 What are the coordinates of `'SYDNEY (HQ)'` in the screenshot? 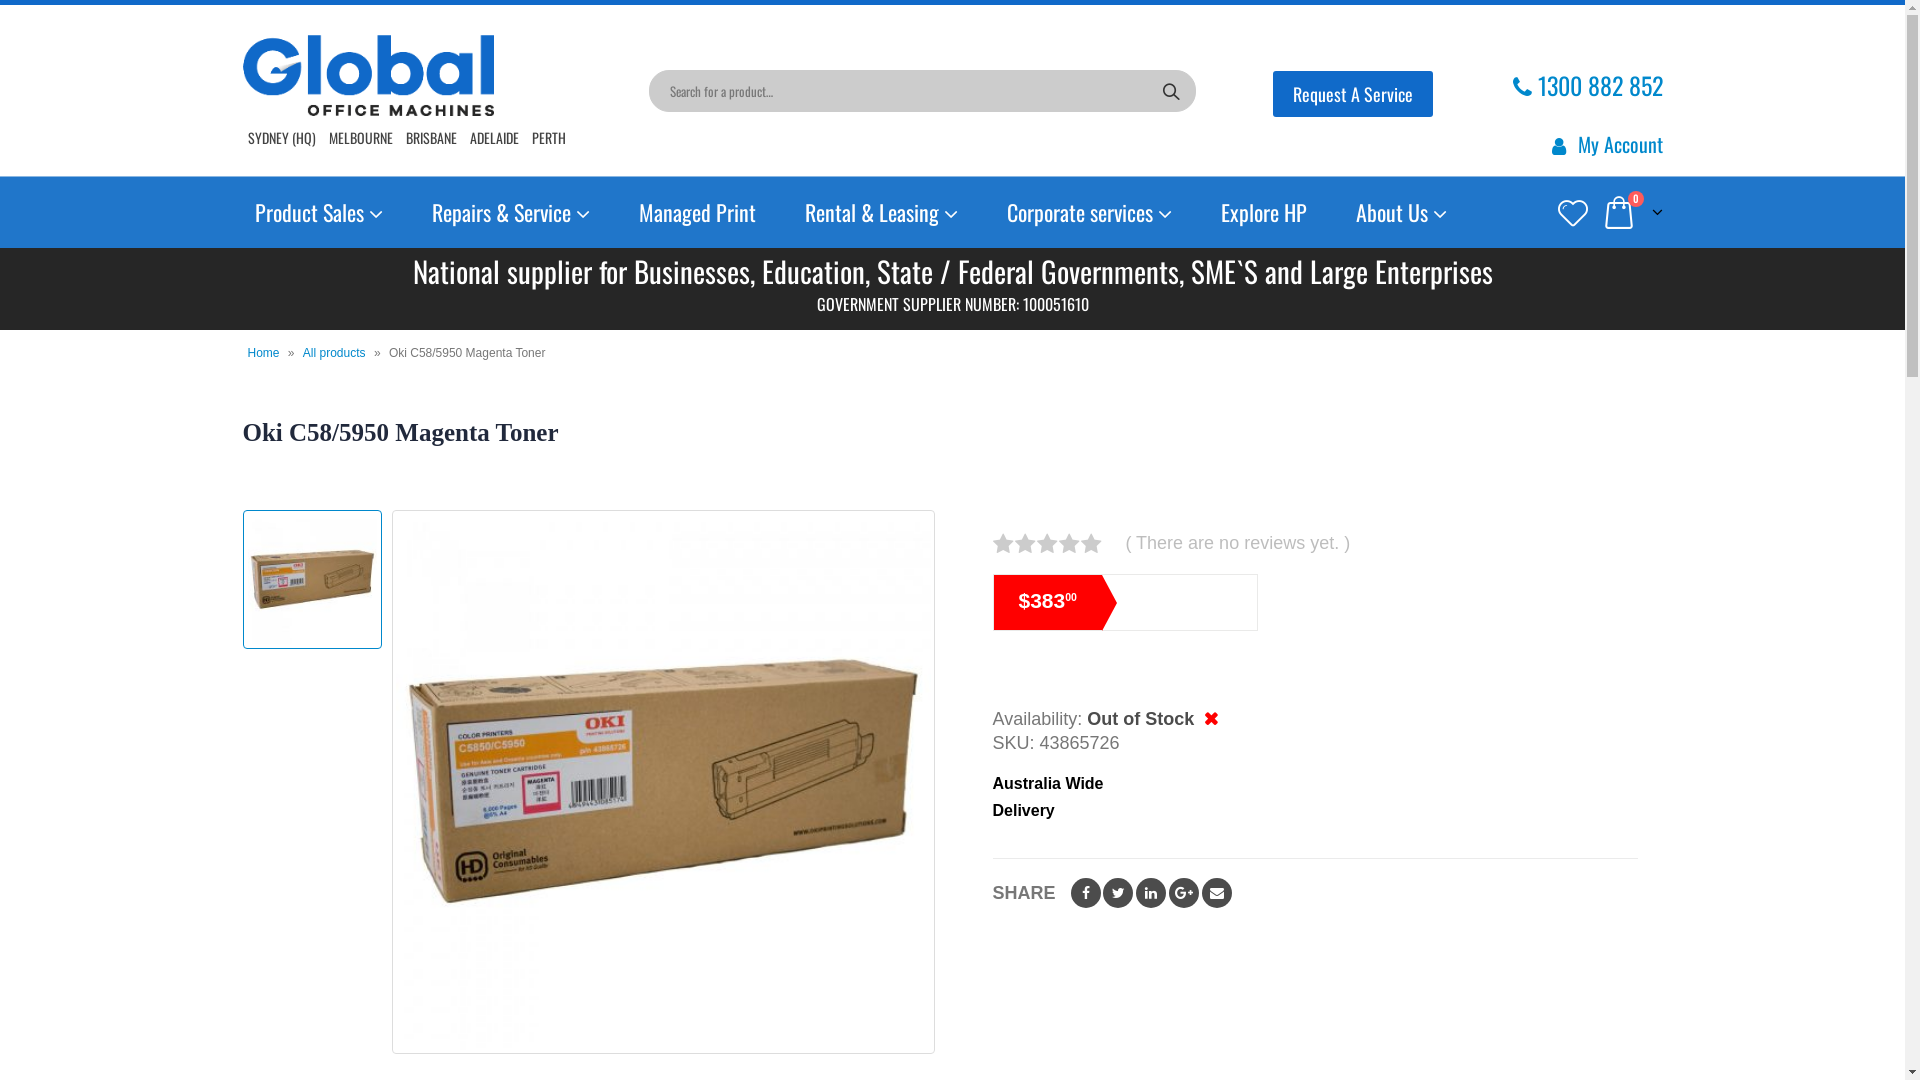 It's located at (281, 136).